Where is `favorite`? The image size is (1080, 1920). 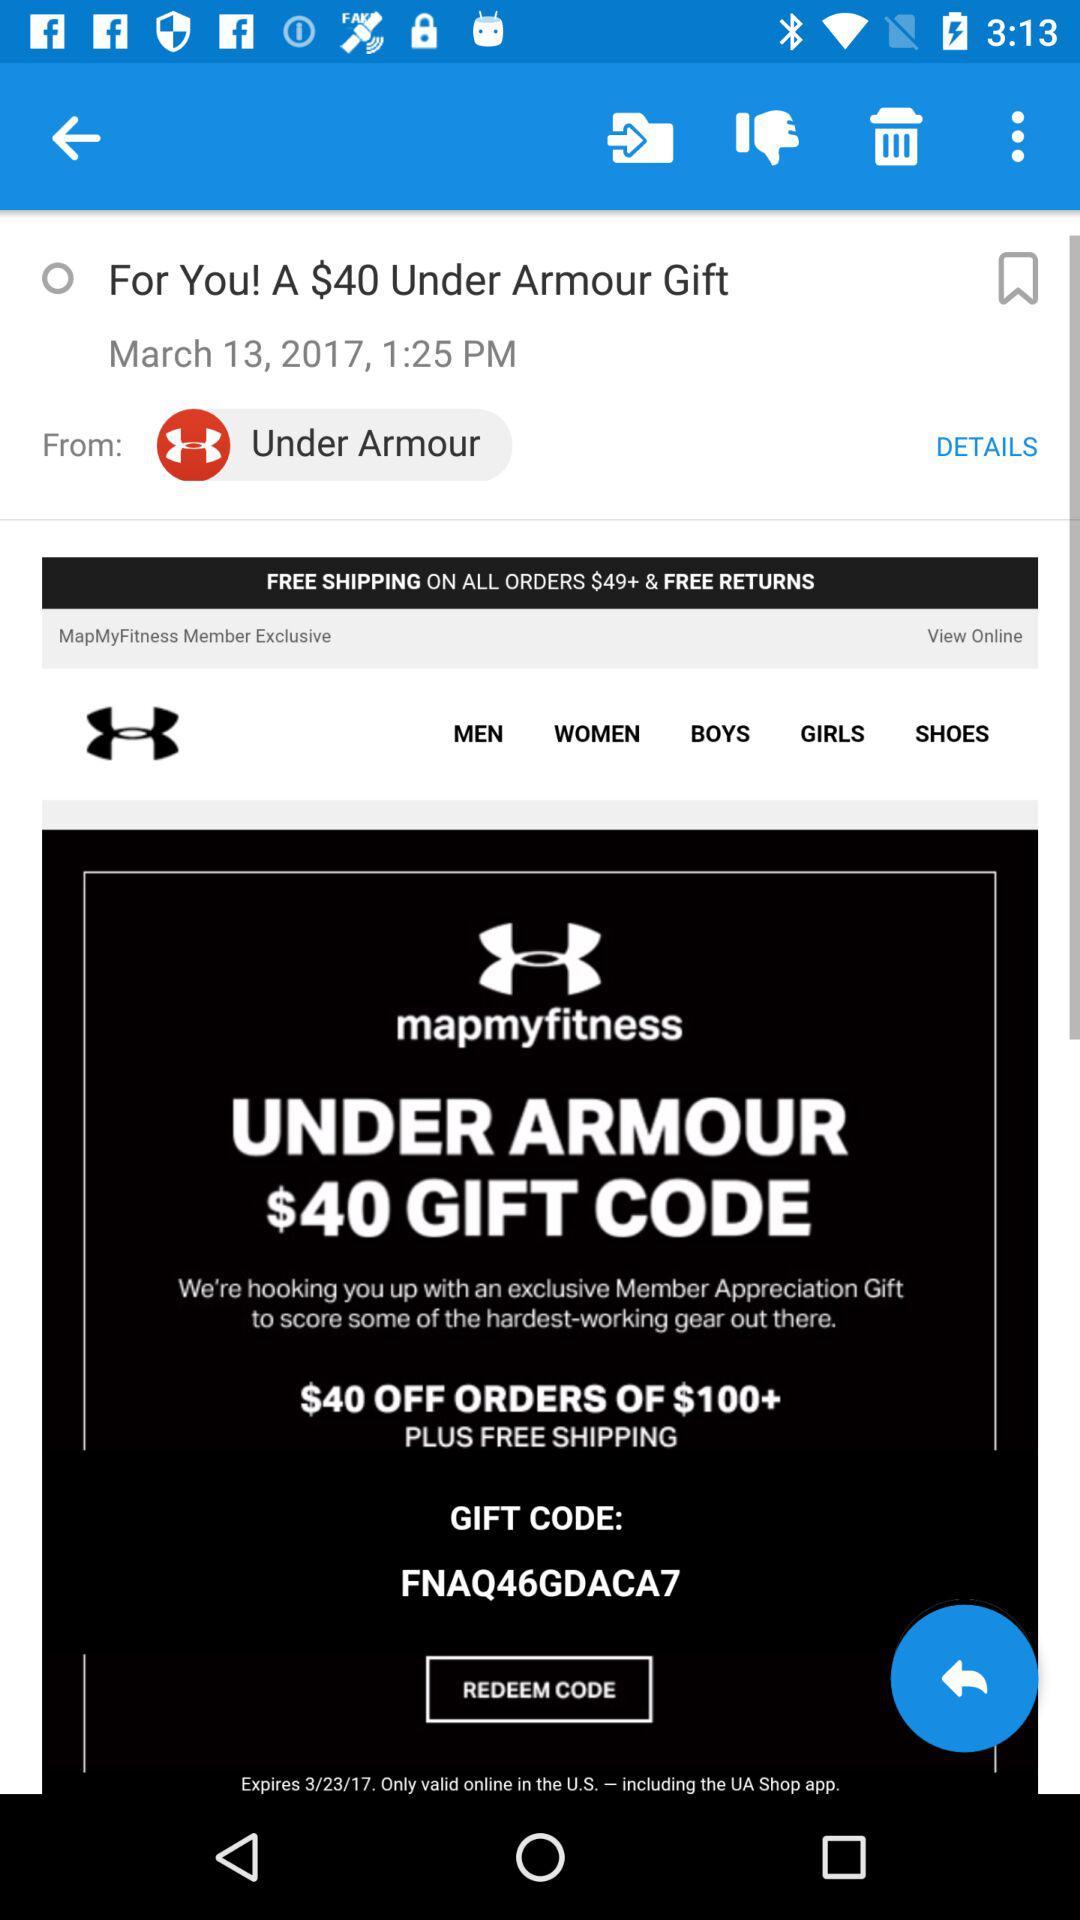 favorite is located at coordinates (56, 277).